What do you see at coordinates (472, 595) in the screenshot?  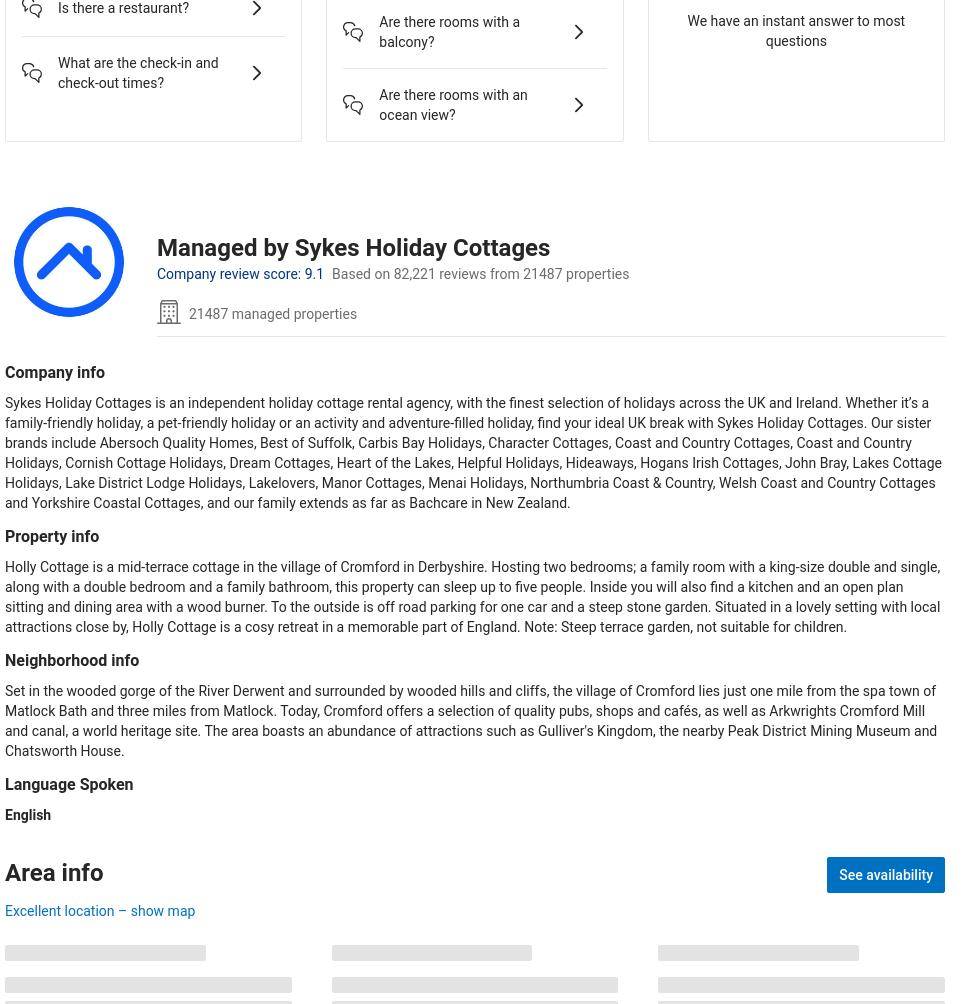 I see `'Holly Cottage is a mid-terrace cottage in the village of Cromford in Derbyshire. Hosting two bedrooms; a family room with a king-size double and single, along with a double bedroom and a family bathroom, this property can sleep up to five people. Inside you will also find a kitchen and an open plan sitting and dining area with a wood burner. To the outside is off road parking for one car and a steep stone garden. Situated in a lovely setting with local attractions close by, Holly Cottage is a cosy retreat in a memorable part of England.Note: Steep terrace garden, not suitable for children.'` at bounding box center [472, 595].